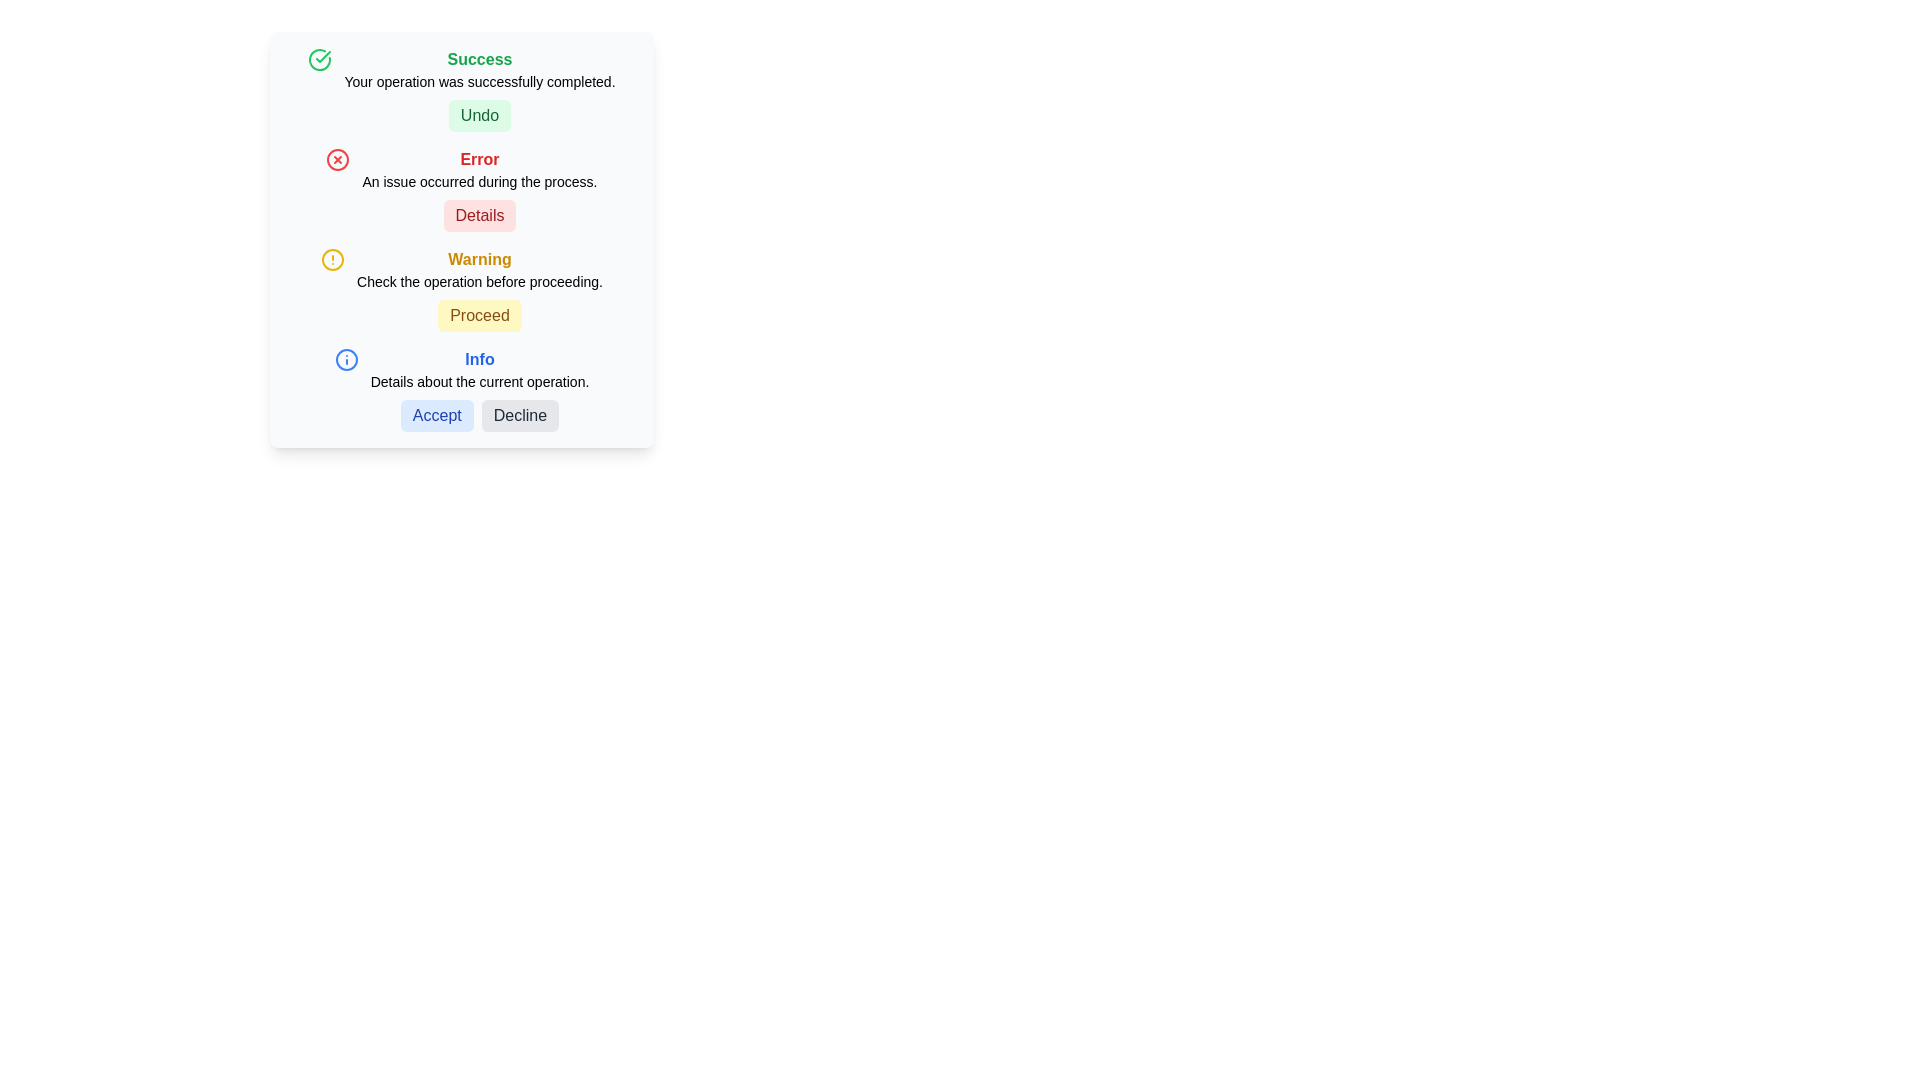 This screenshot has width=1920, height=1080. Describe the element at coordinates (480, 381) in the screenshot. I see `the static text element that reads 'Details about the current operation', located below the 'Info' header and above the 'Accept' and 'Decline' buttons` at that location.